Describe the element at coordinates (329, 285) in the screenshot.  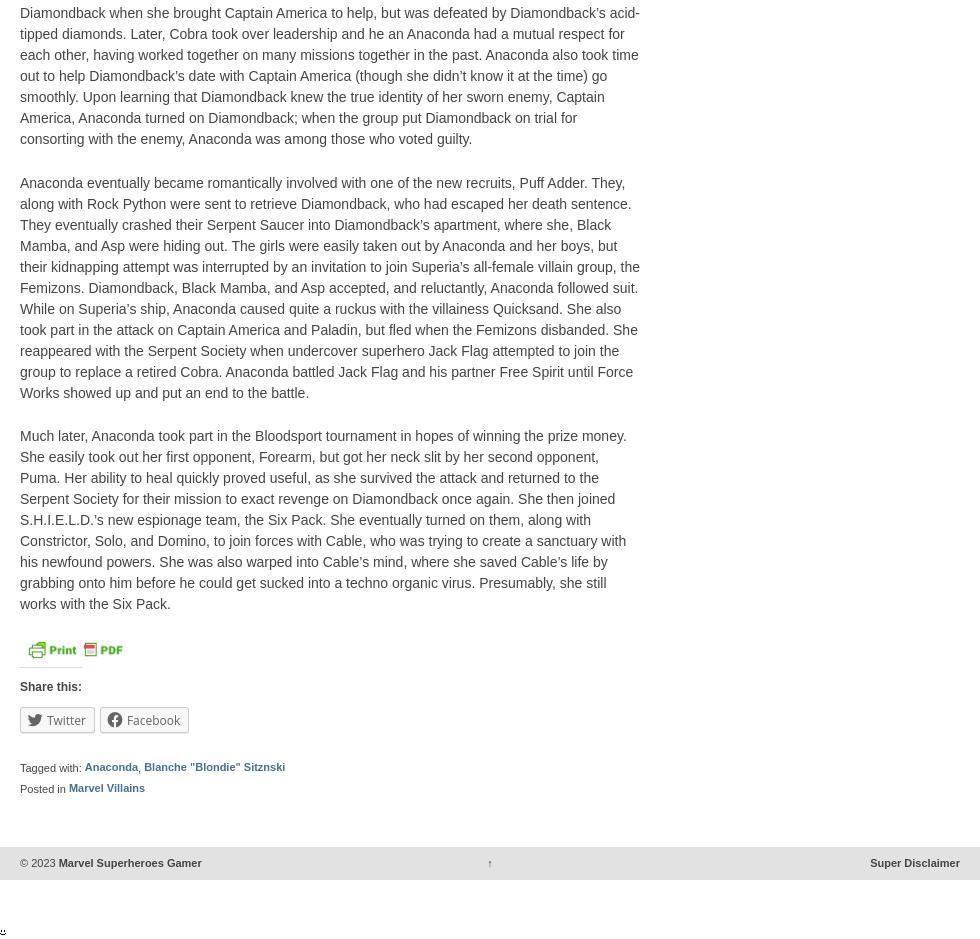
I see `'Anaconda eventually became romantically involved with one of the new recruits, Puff Adder. They, along with Rock Python were sent to retrieve Diamondback, who had escaped her death sentence. They eventually crashed their Serpent Saucer into Diamondback’s apartment, where she, Black Mamba, and Asp were hiding out. The girls were easily taken out by Anaconda and her boys, but their kidnapping attempt was interrupted by an invitation to join Superia’s all-female villain group, the Femizons. Diamondback, Black Mamba, and Asp accepted, and reluctantly, Anaconda followed suit. While on Superia’s ship, Anaconda caused quite a ruckus with the villainess Quicksand. She also took part in the attack on Captain America and Paladin, but fled when the Femizons disbanded. She reappeared with the Serpent Society when undercover superhero Jack Flag attempted to join the group to replace a retired Cobra. Anaconda battled Jack Flag and his partner Free Spirit until Force Works showed up and put an end to the battle.'` at that location.